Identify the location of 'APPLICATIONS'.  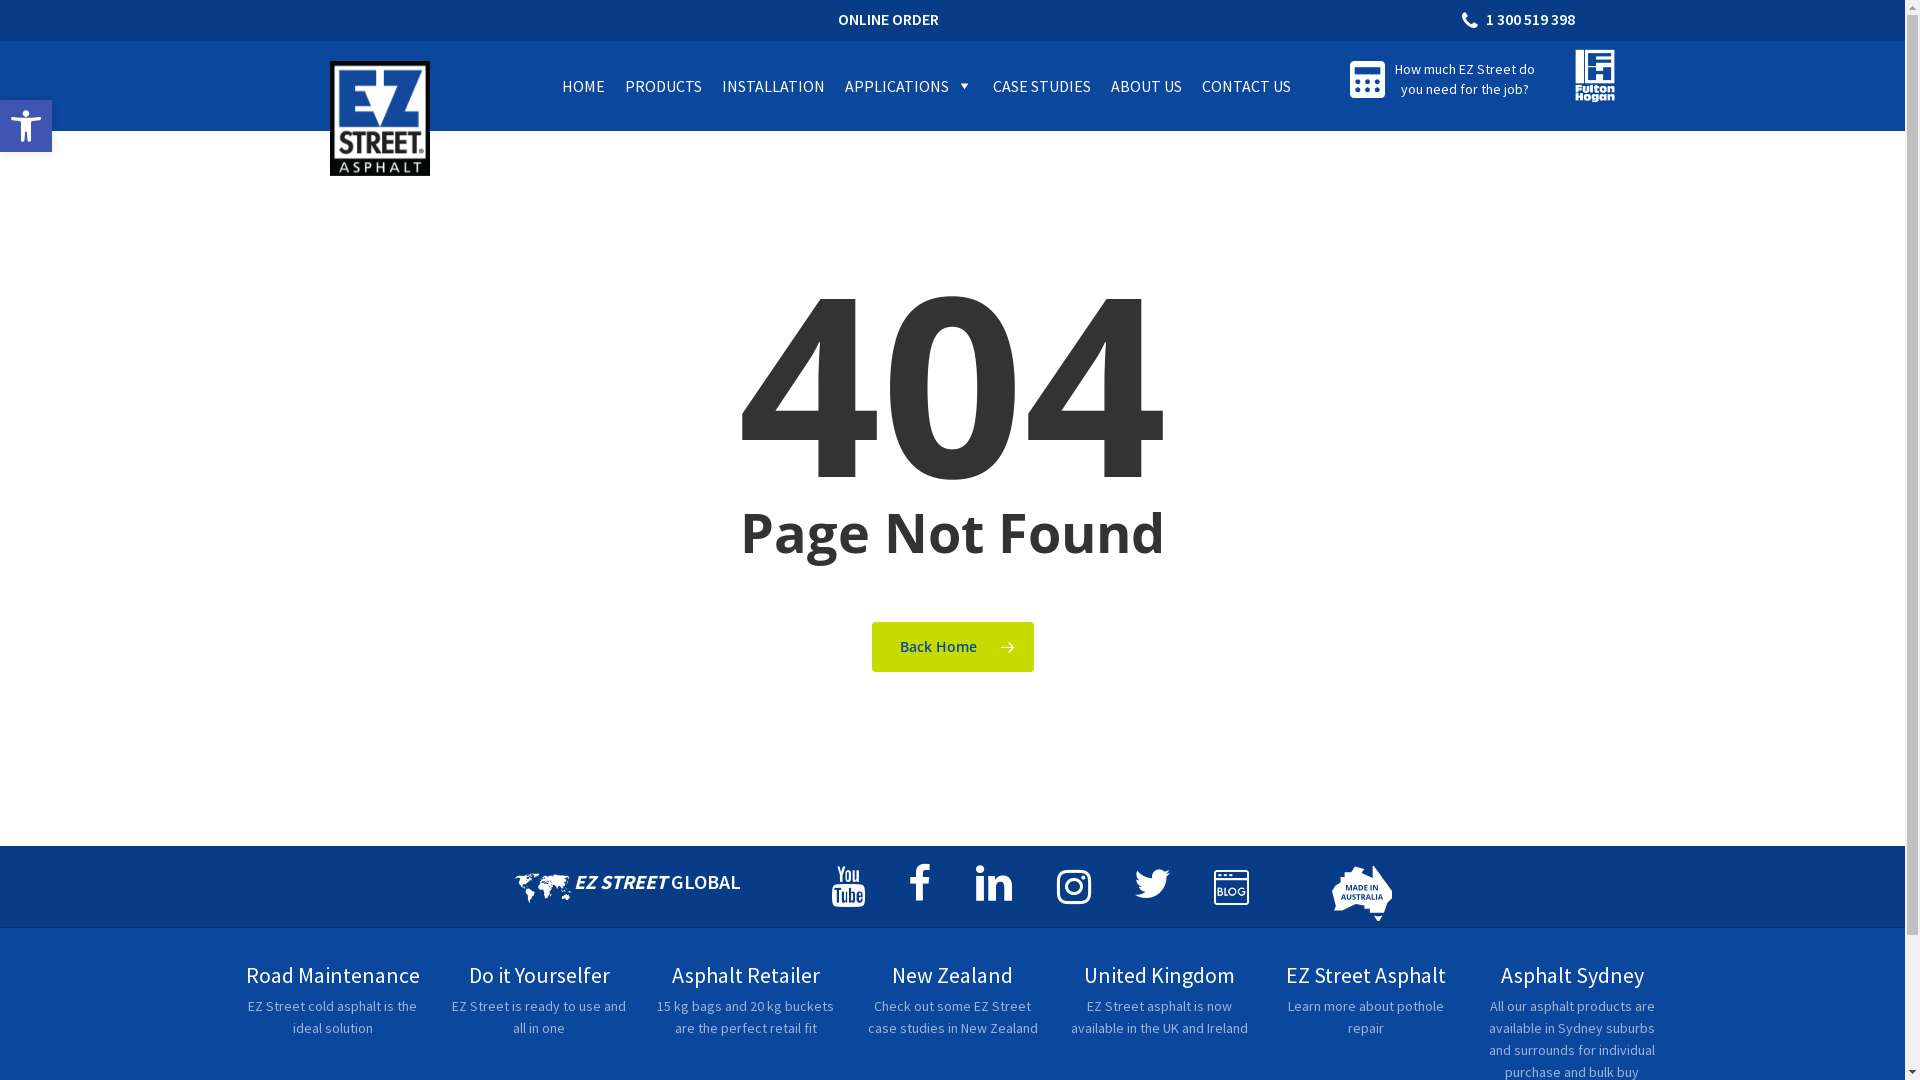
(907, 84).